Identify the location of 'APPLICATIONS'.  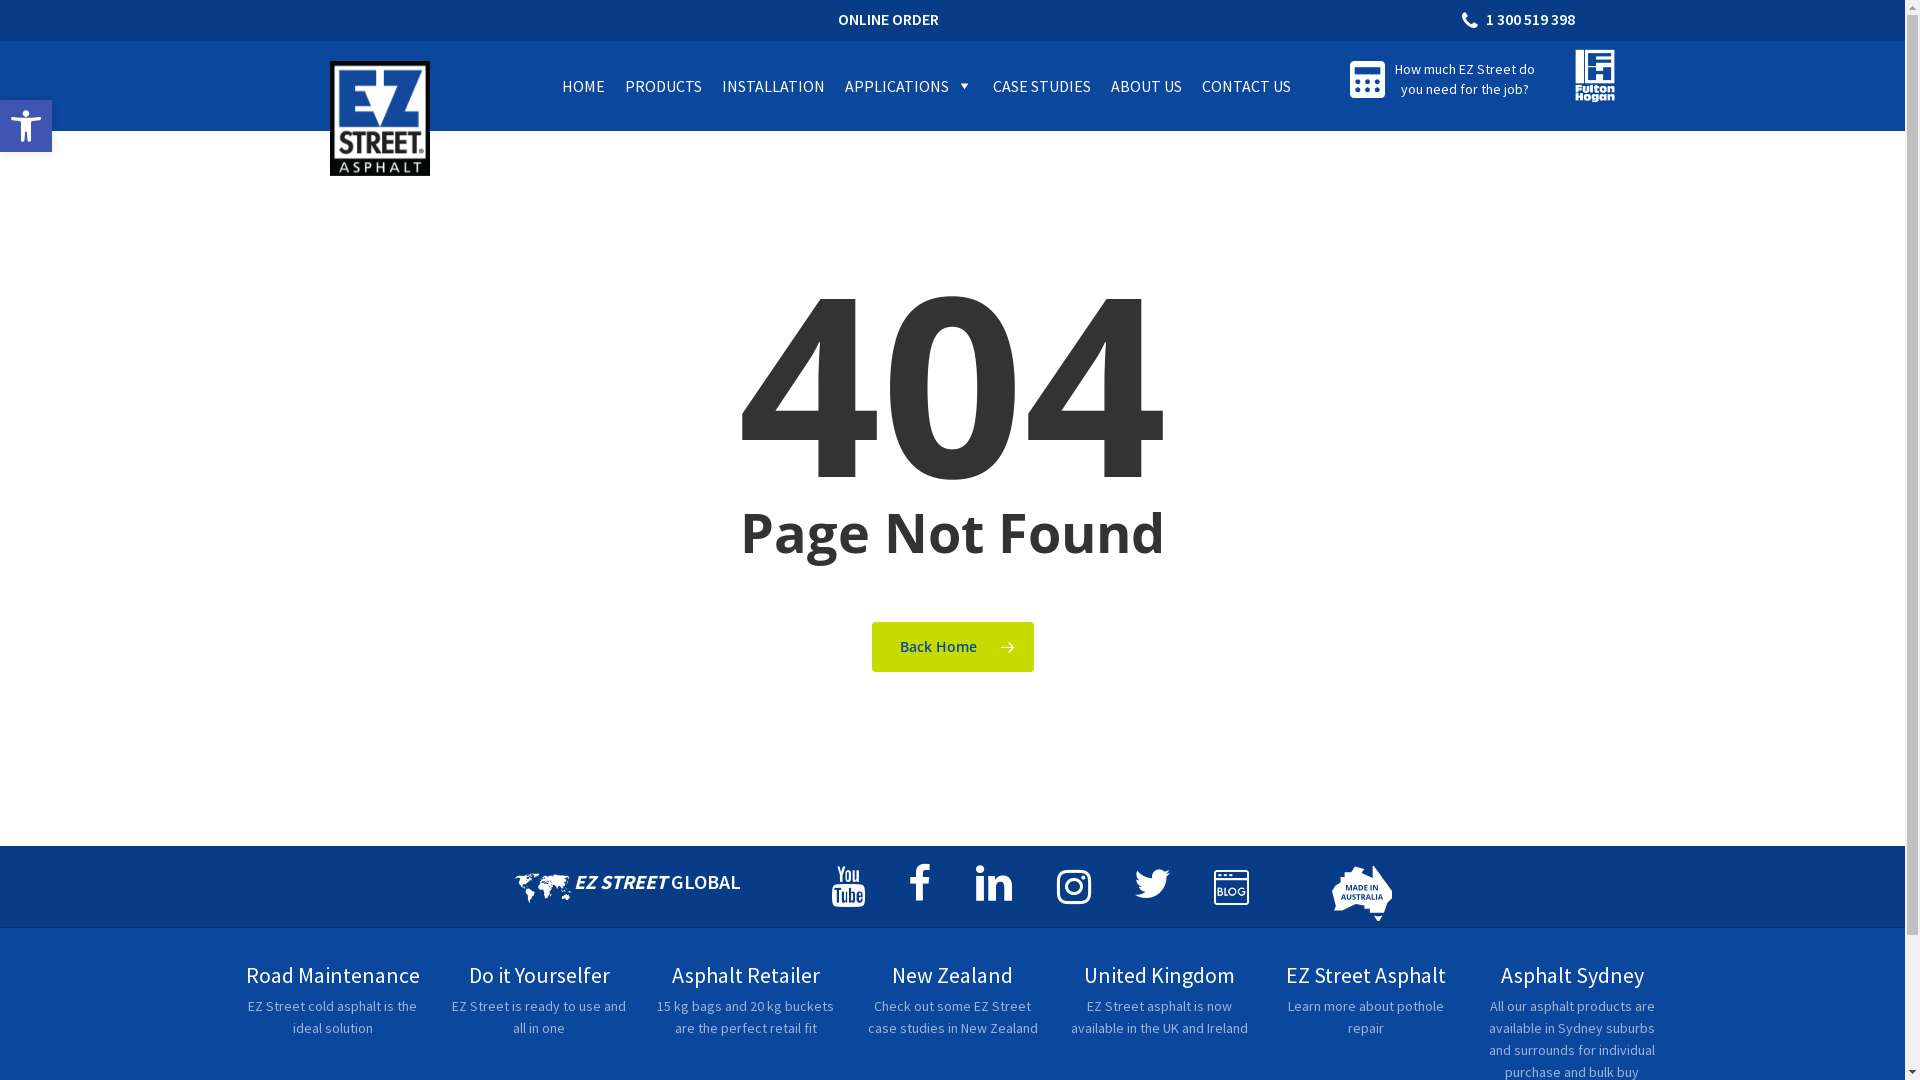
(907, 84).